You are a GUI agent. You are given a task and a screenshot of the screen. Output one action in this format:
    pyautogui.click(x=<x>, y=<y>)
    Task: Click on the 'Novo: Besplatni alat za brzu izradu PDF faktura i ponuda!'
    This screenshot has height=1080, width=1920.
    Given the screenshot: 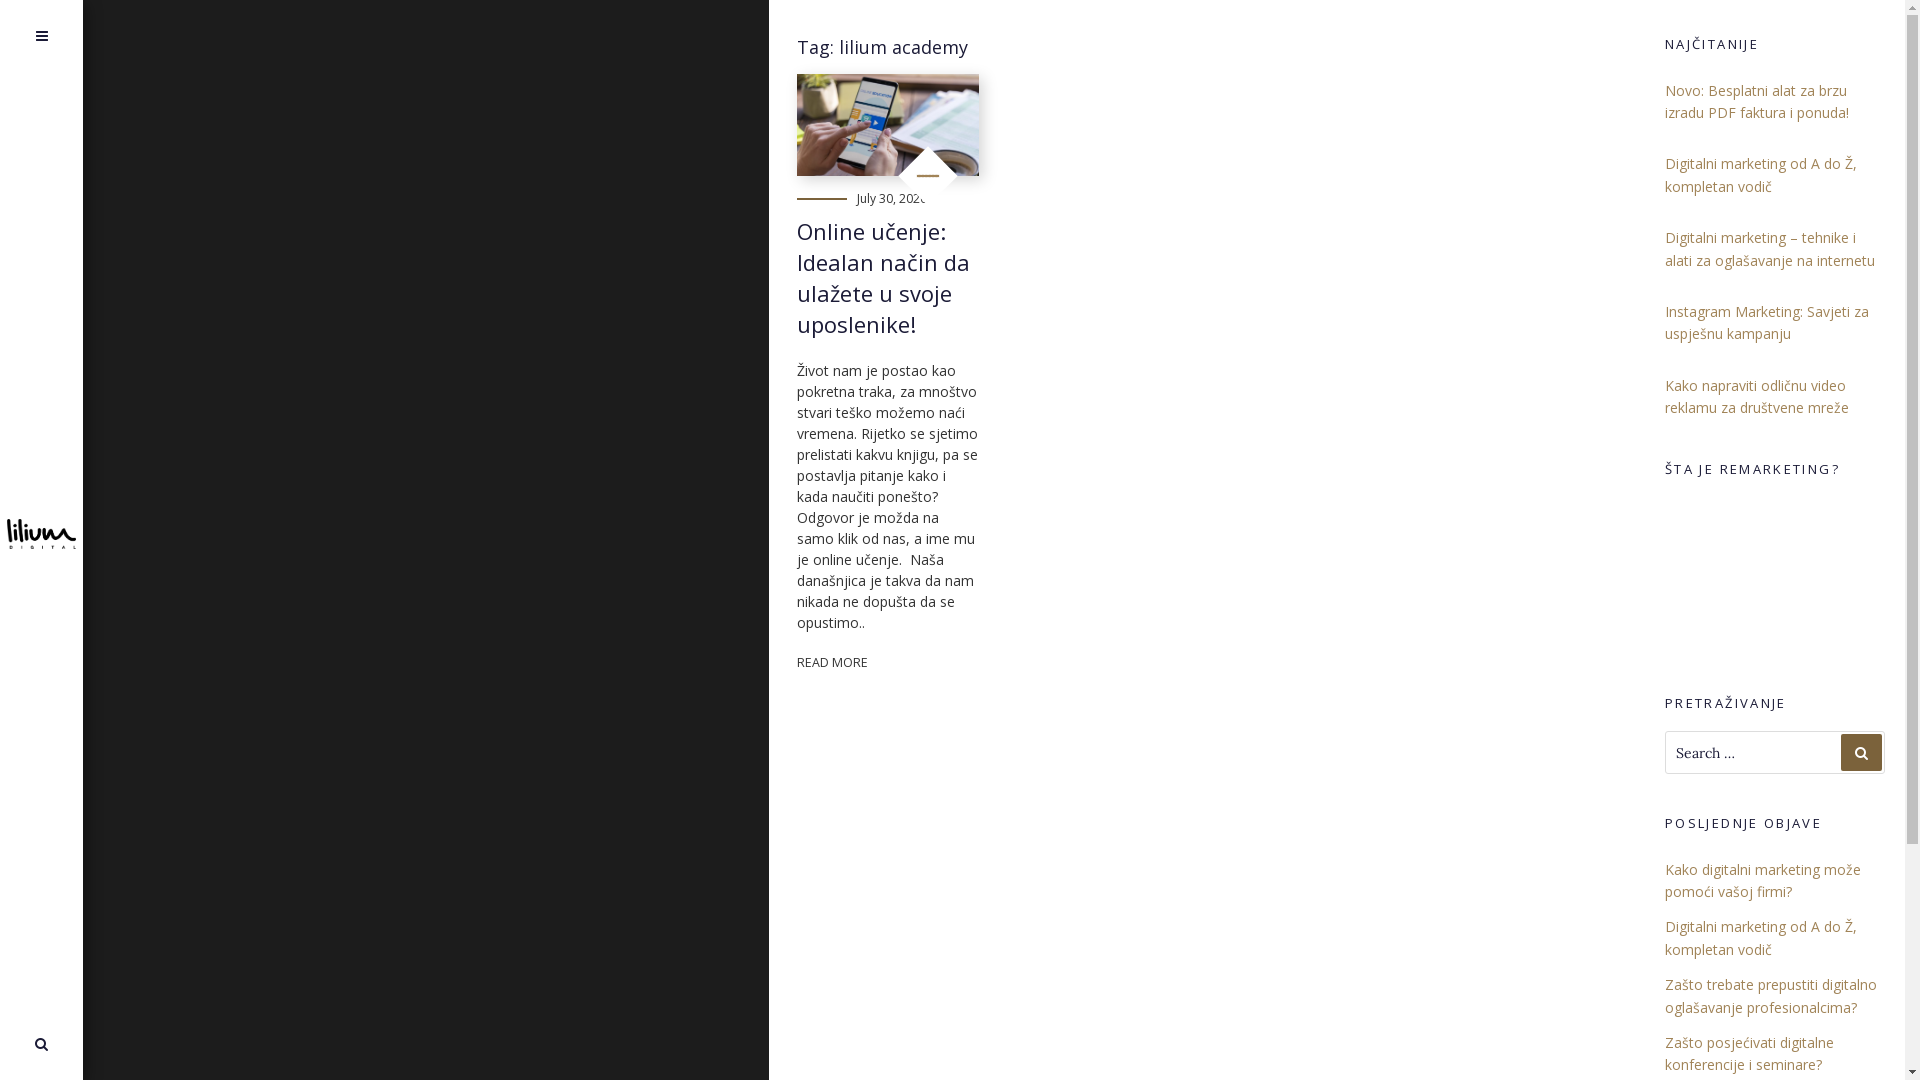 What is the action you would take?
    pyautogui.click(x=1665, y=101)
    